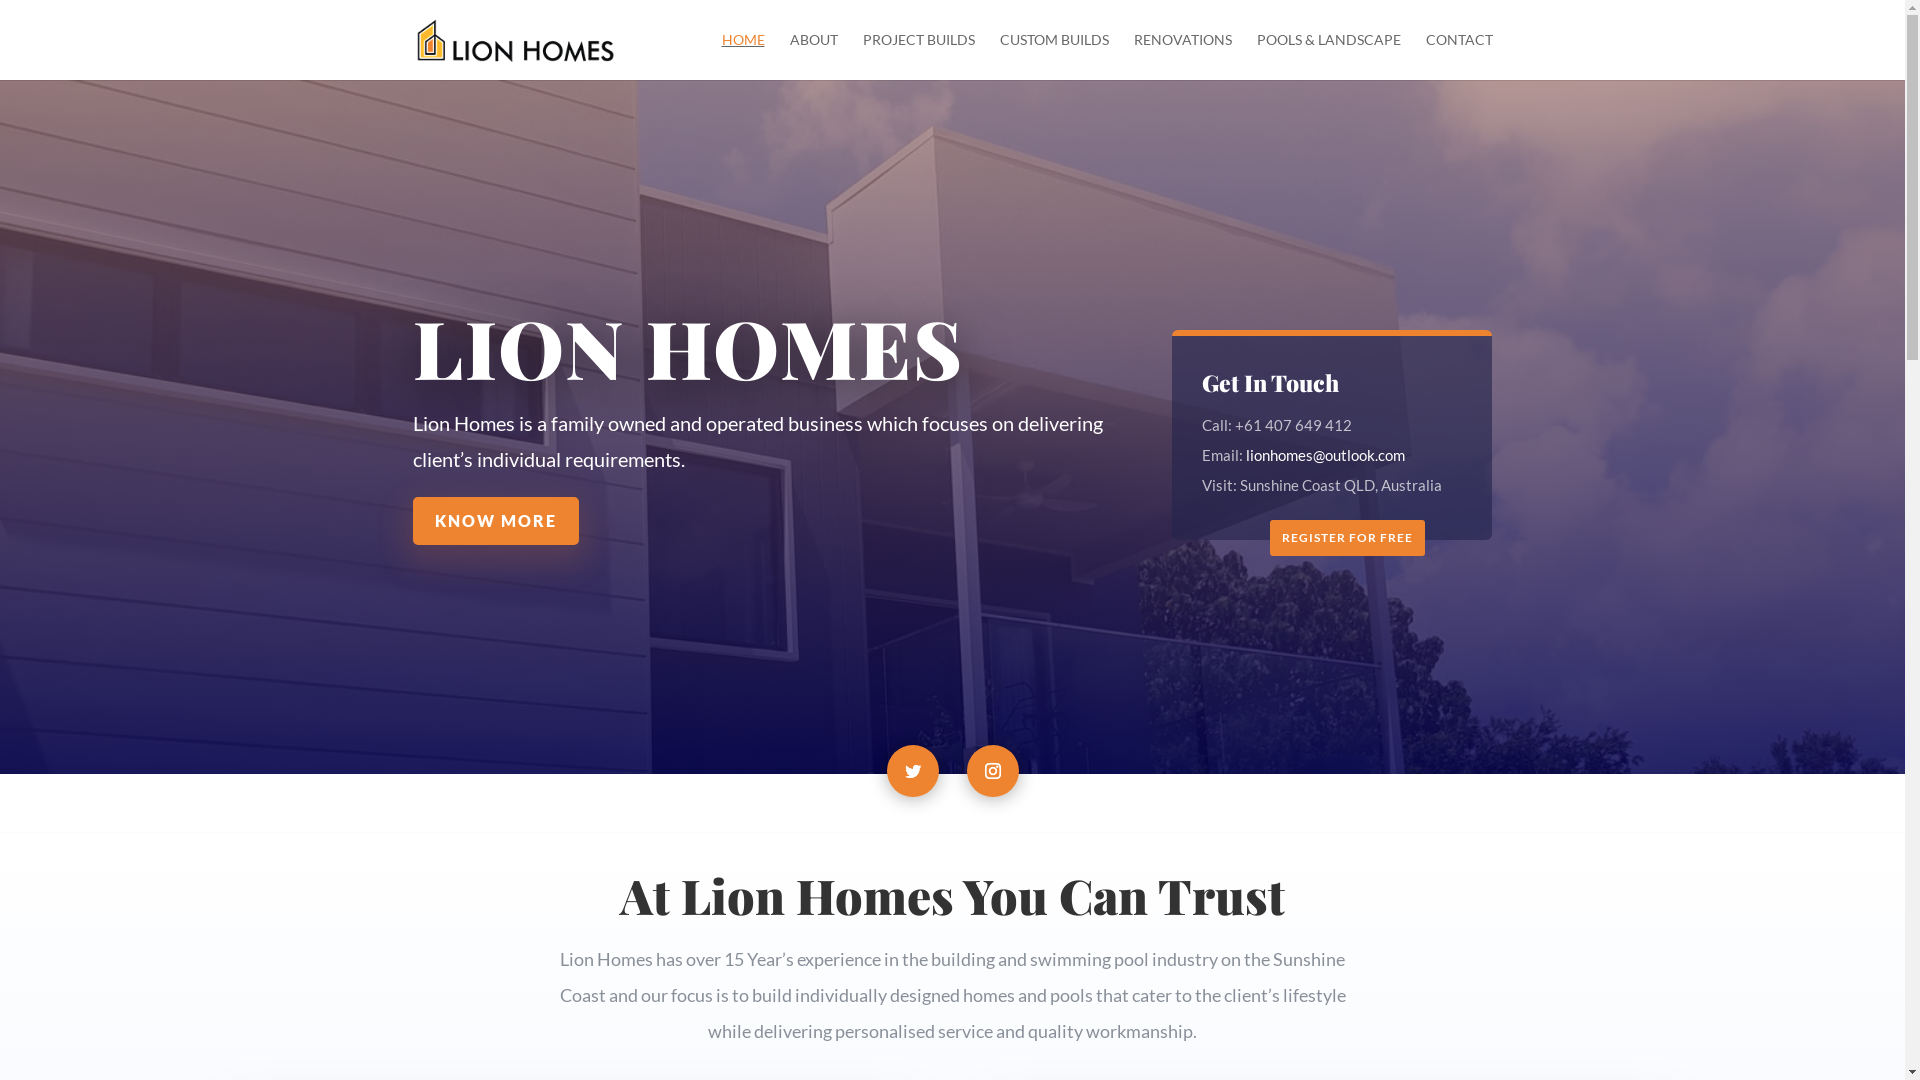  What do you see at coordinates (1053, 55) in the screenshot?
I see `'CUSTOM BUILDS'` at bounding box center [1053, 55].